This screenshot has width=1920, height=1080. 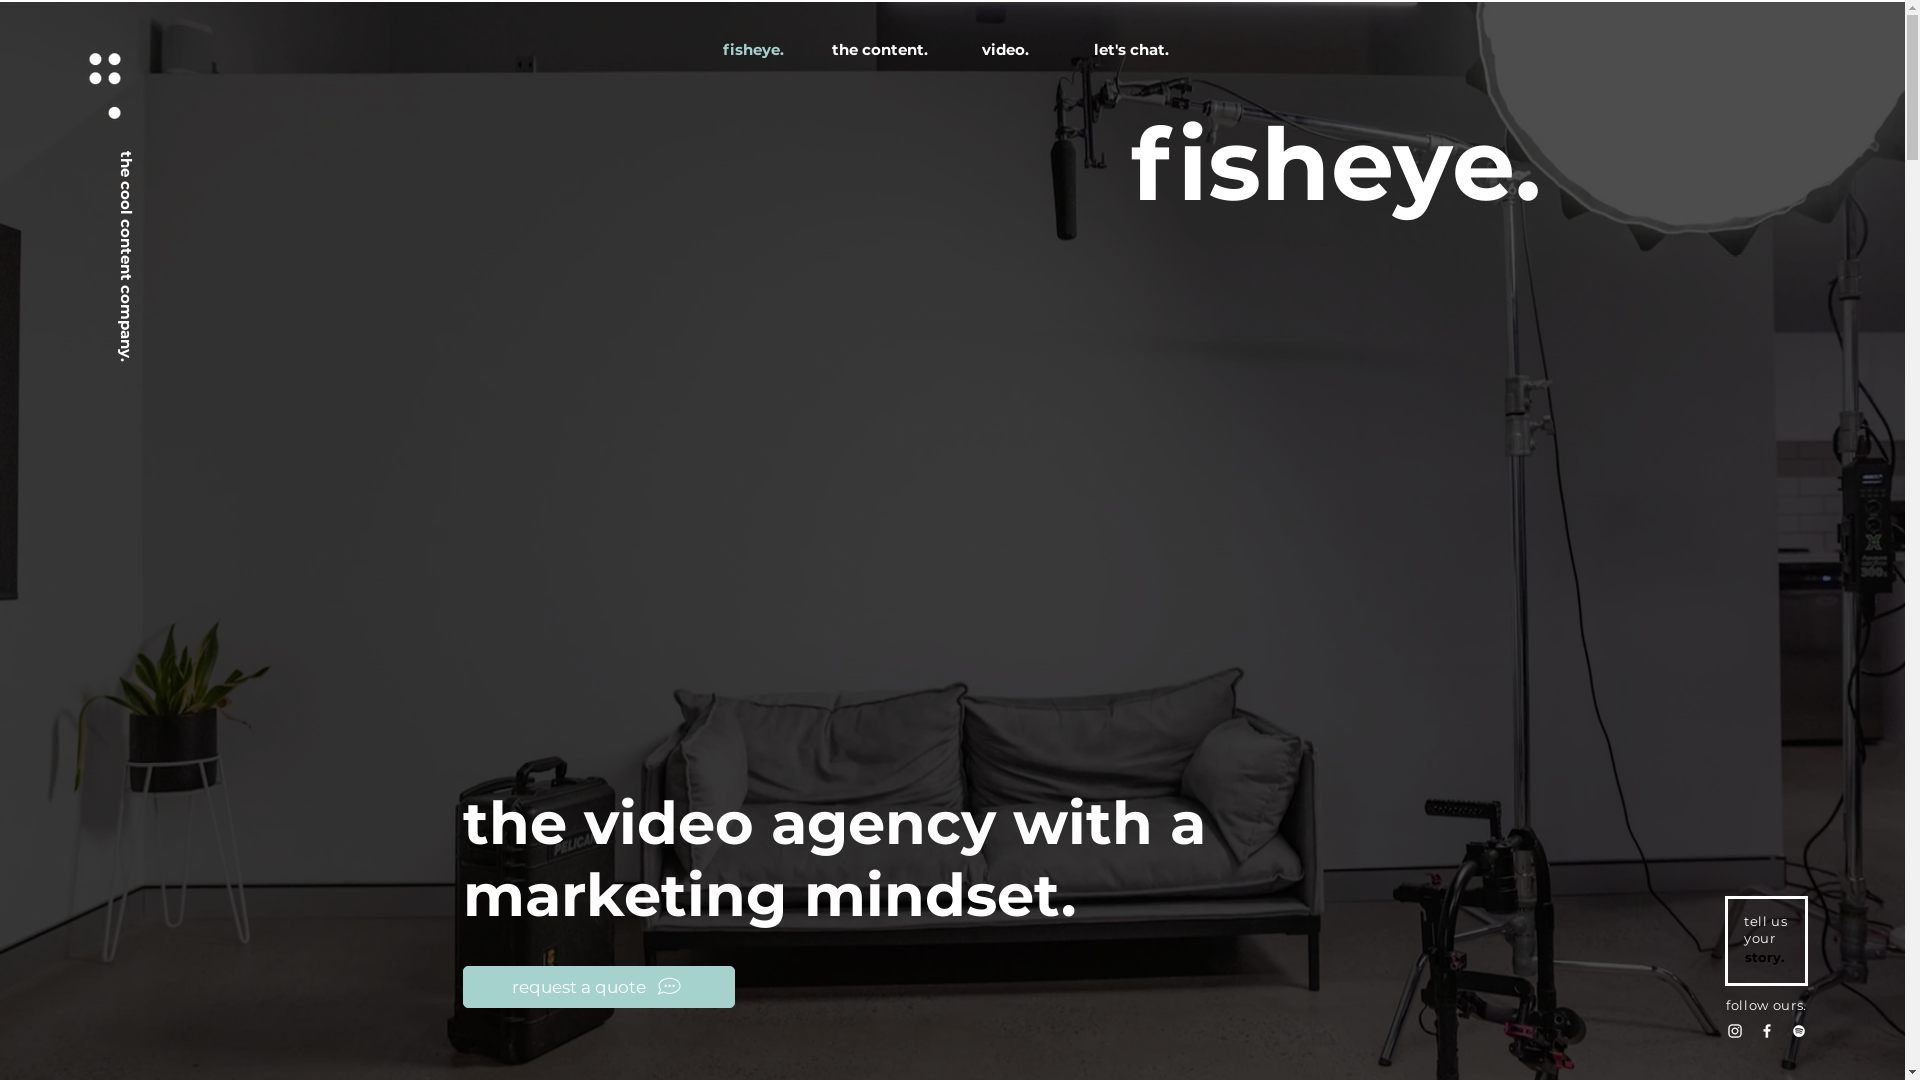 I want to click on 'fisheye.', so click(x=690, y=49).